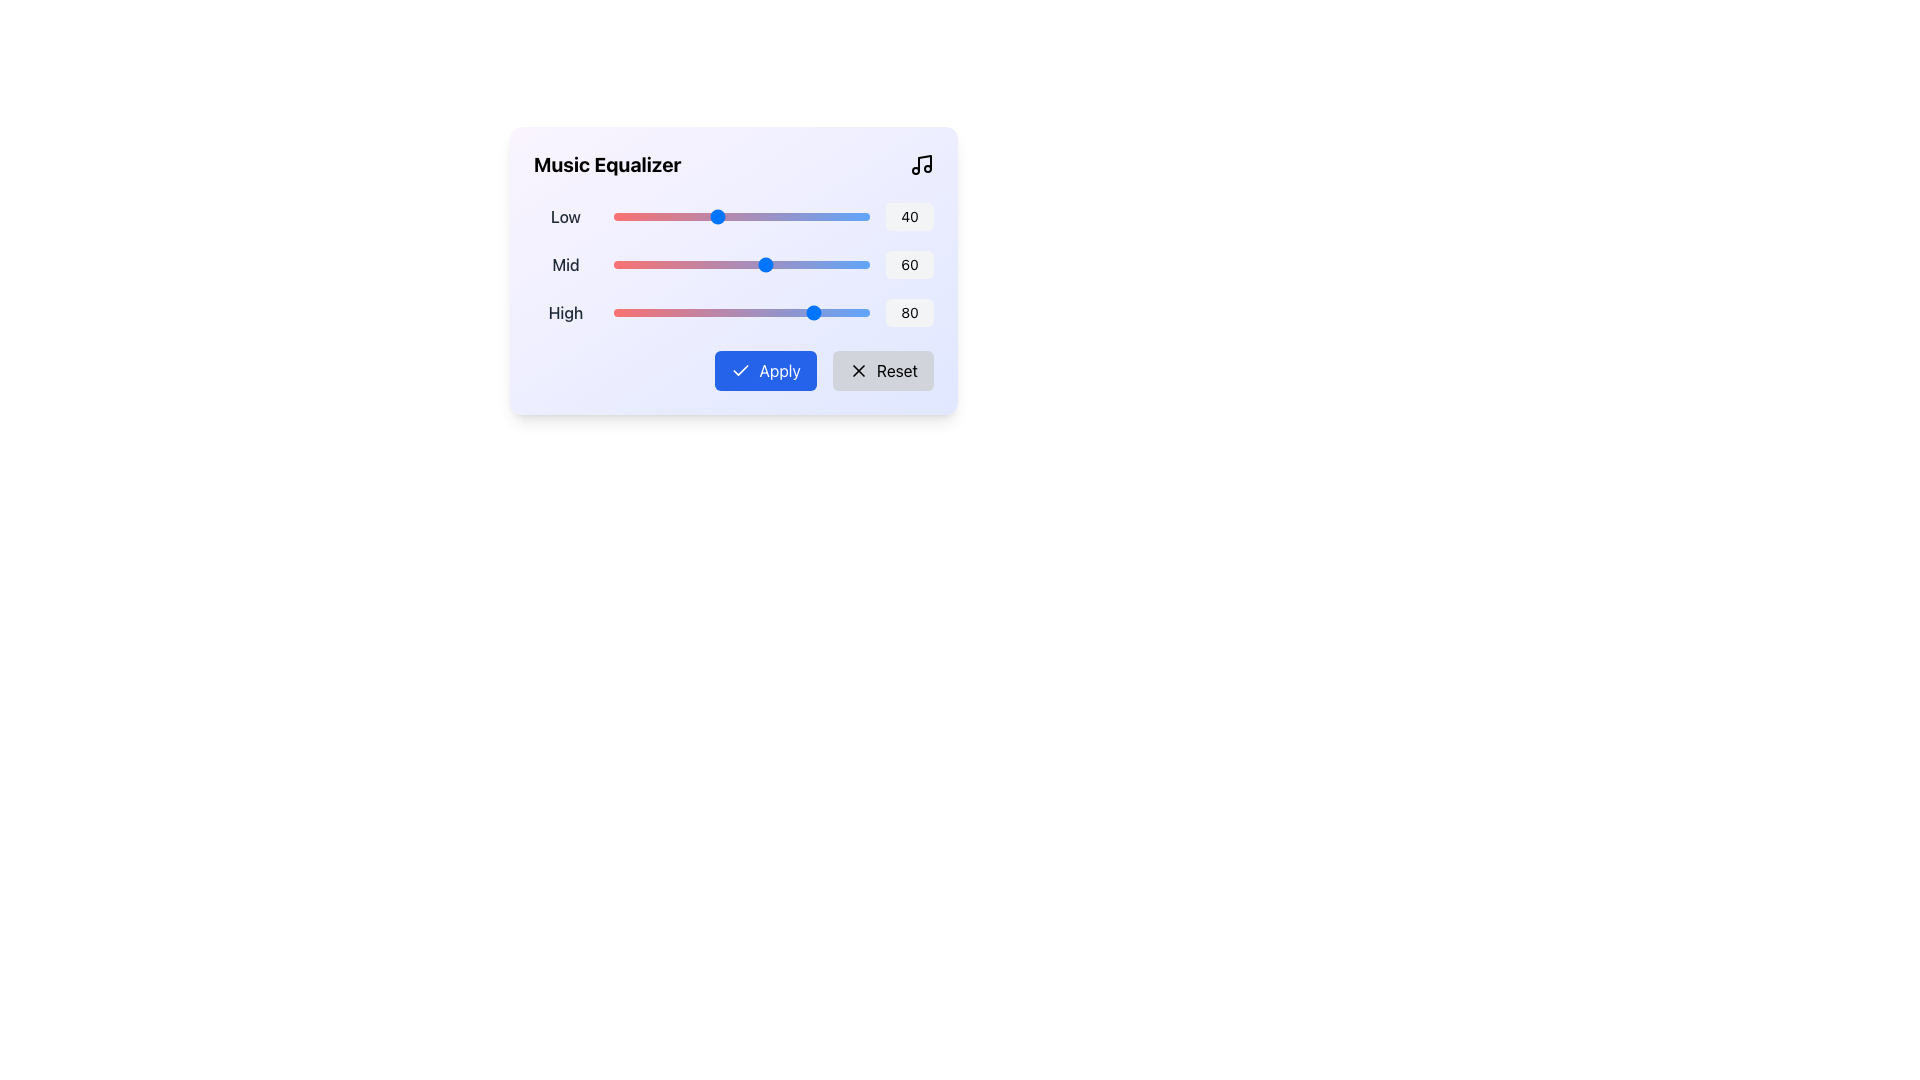 Image resolution: width=1920 pixels, height=1080 pixels. Describe the element at coordinates (628, 216) in the screenshot. I see `the Low frequency equalizer value` at that location.